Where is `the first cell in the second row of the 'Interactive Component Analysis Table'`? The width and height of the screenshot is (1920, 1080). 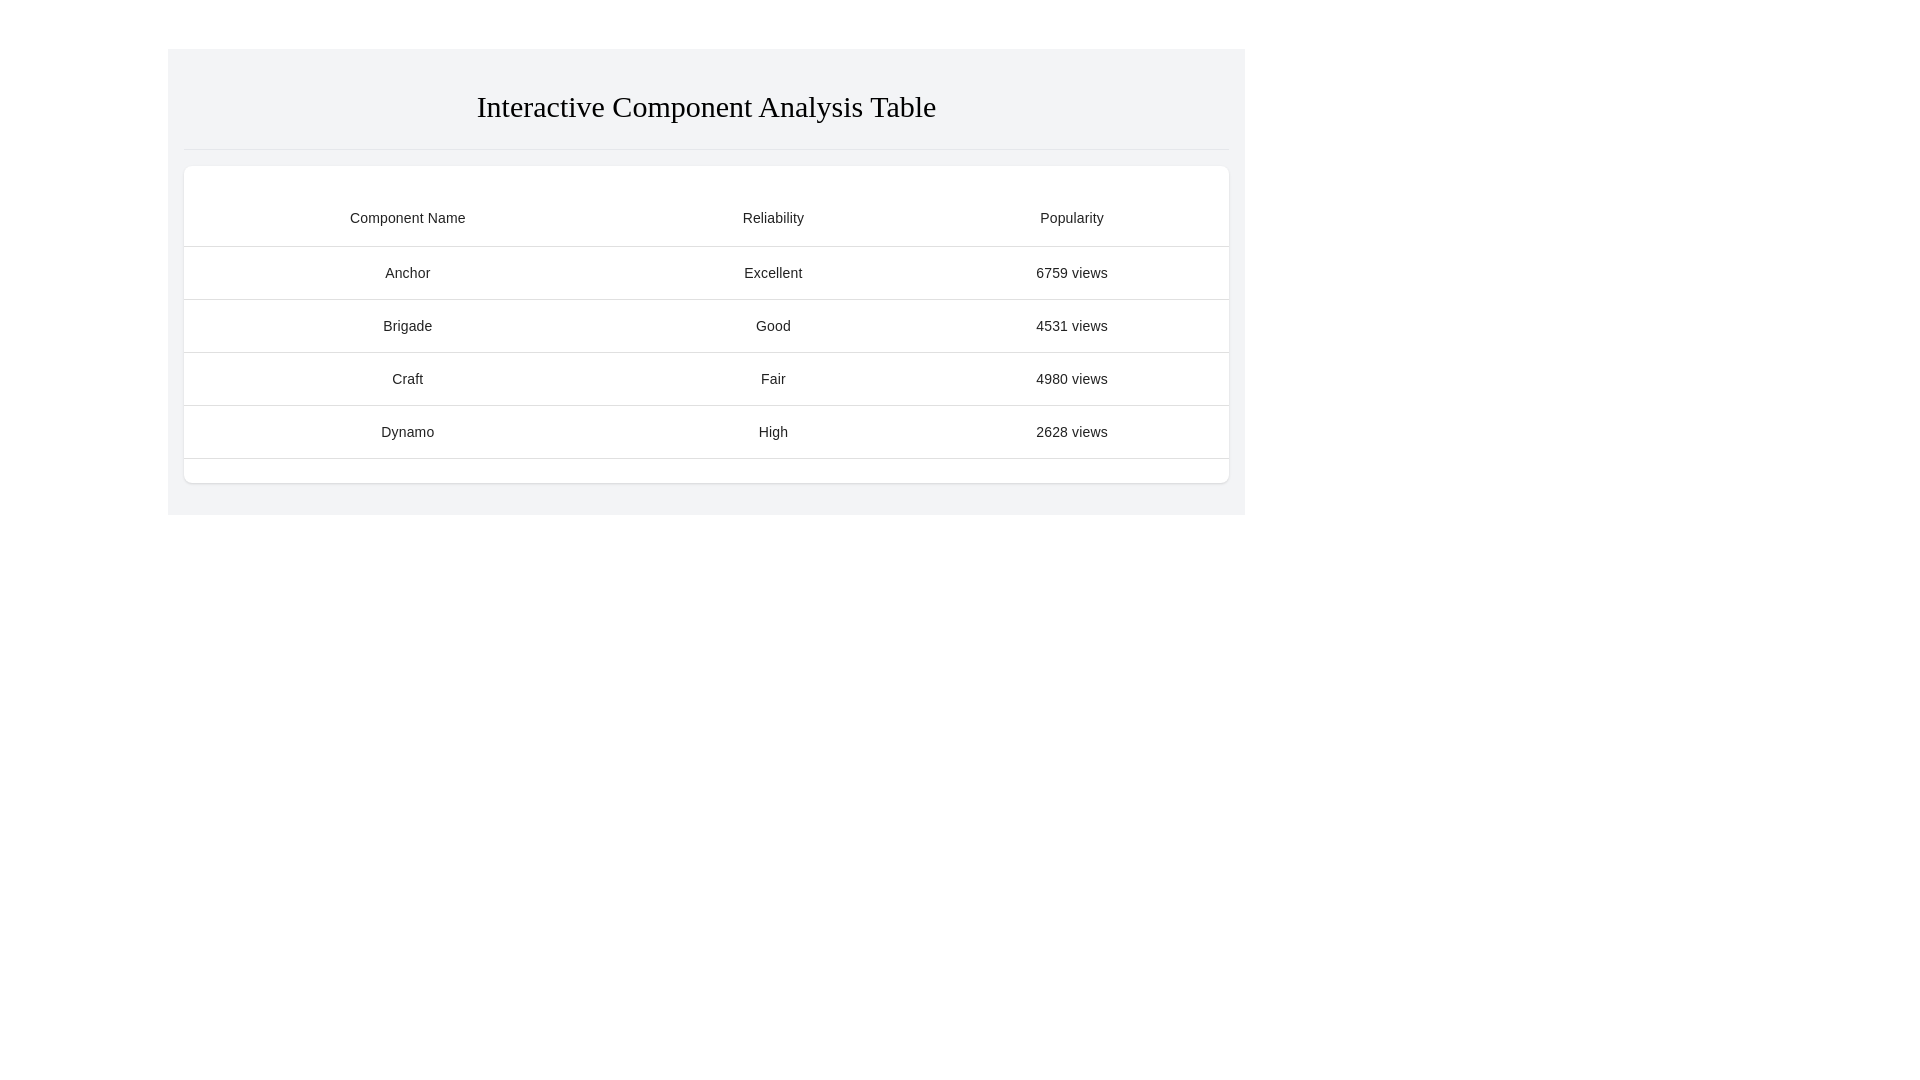 the first cell in the second row of the 'Interactive Component Analysis Table' is located at coordinates (406, 325).